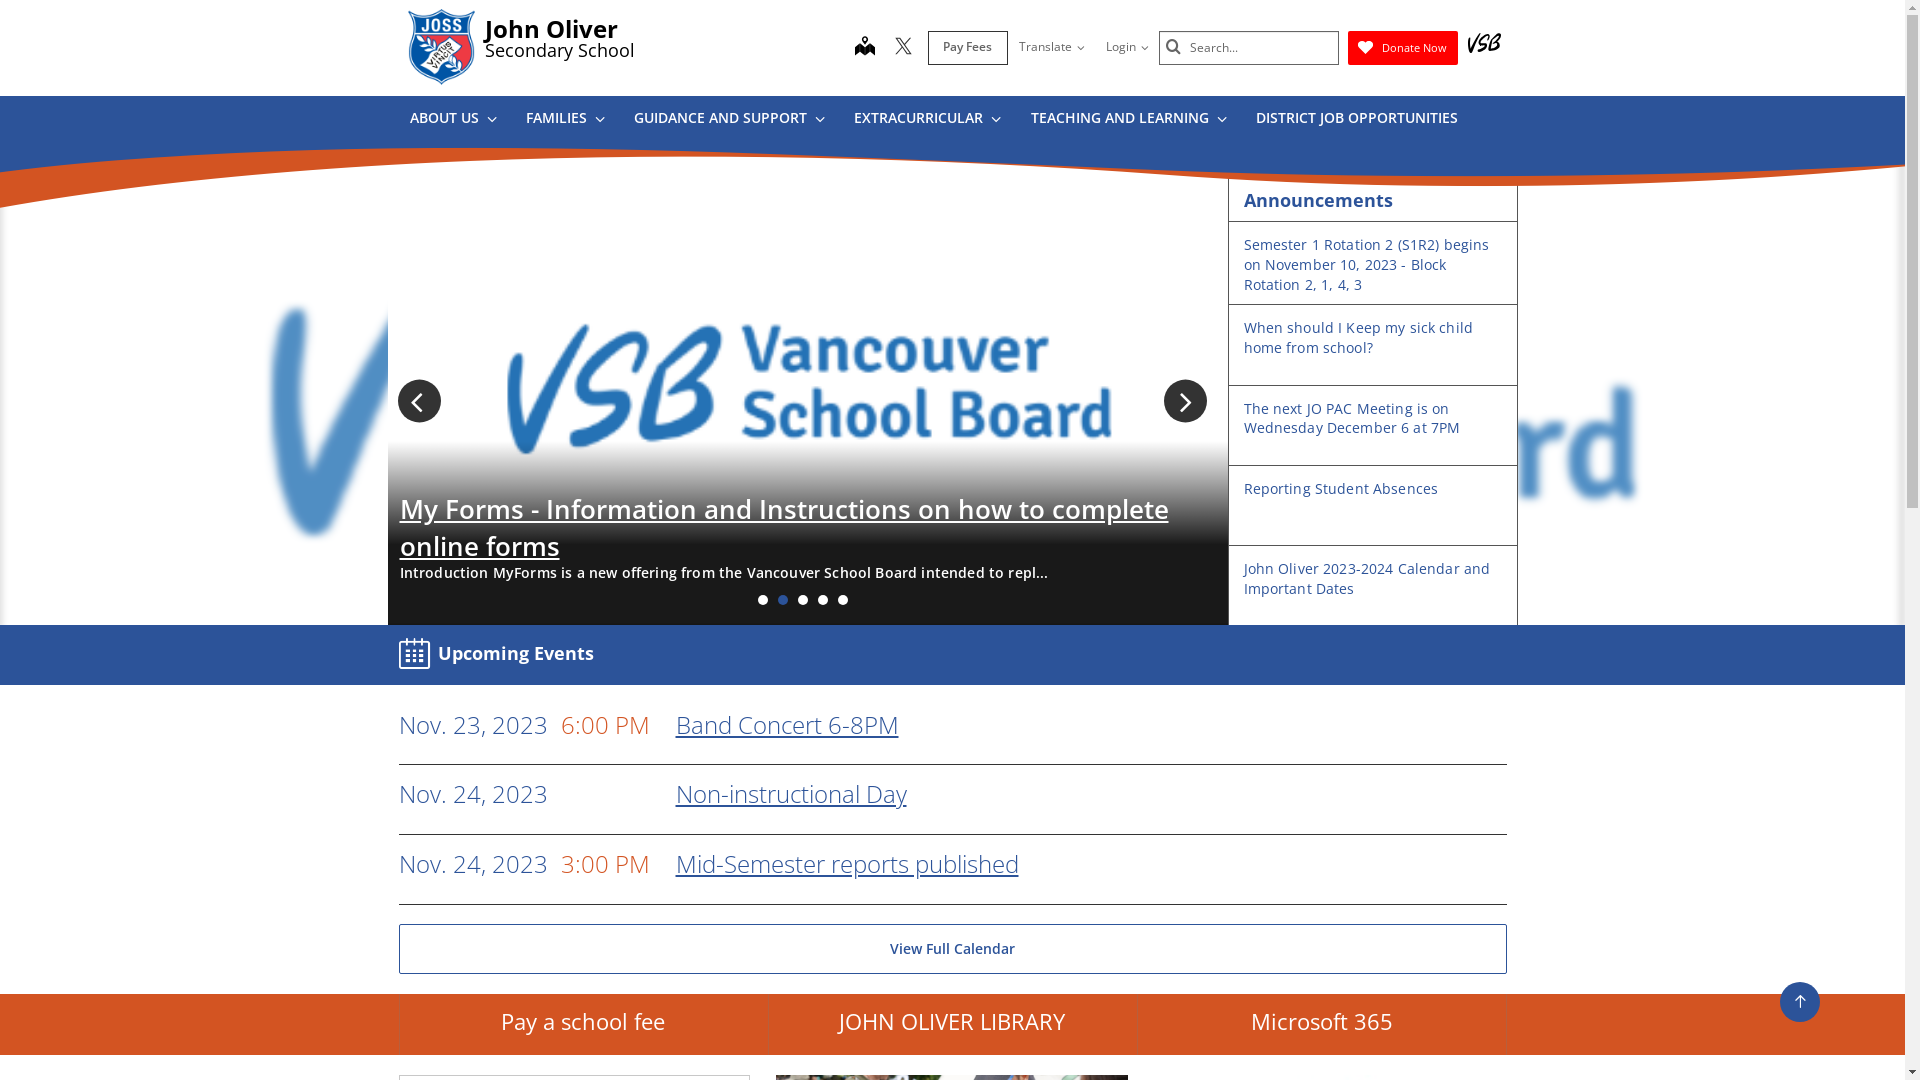  Describe the element at coordinates (450, 121) in the screenshot. I see `'ABOUT US'` at that location.